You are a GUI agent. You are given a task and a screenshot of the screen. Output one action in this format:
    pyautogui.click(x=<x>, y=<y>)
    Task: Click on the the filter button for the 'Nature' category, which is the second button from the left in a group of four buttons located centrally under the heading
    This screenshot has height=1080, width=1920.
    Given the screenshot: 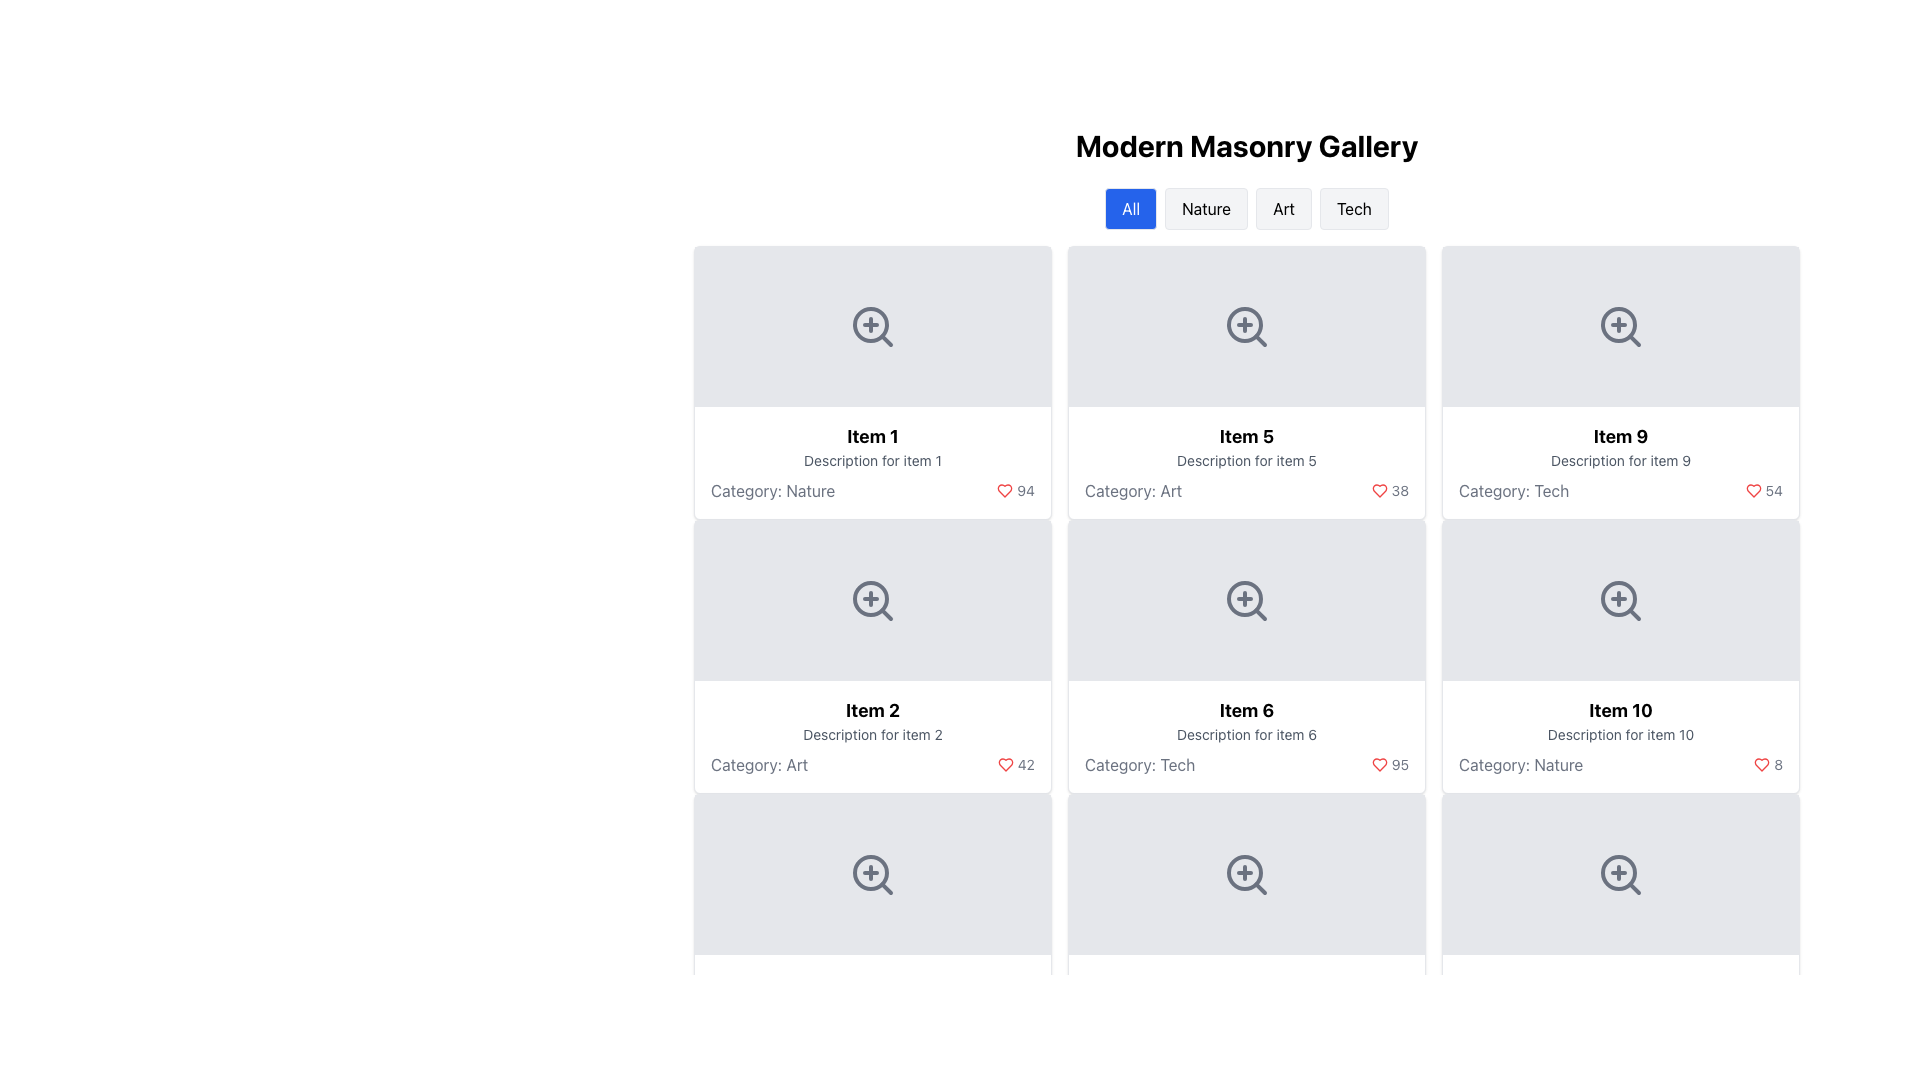 What is the action you would take?
    pyautogui.click(x=1205, y=208)
    